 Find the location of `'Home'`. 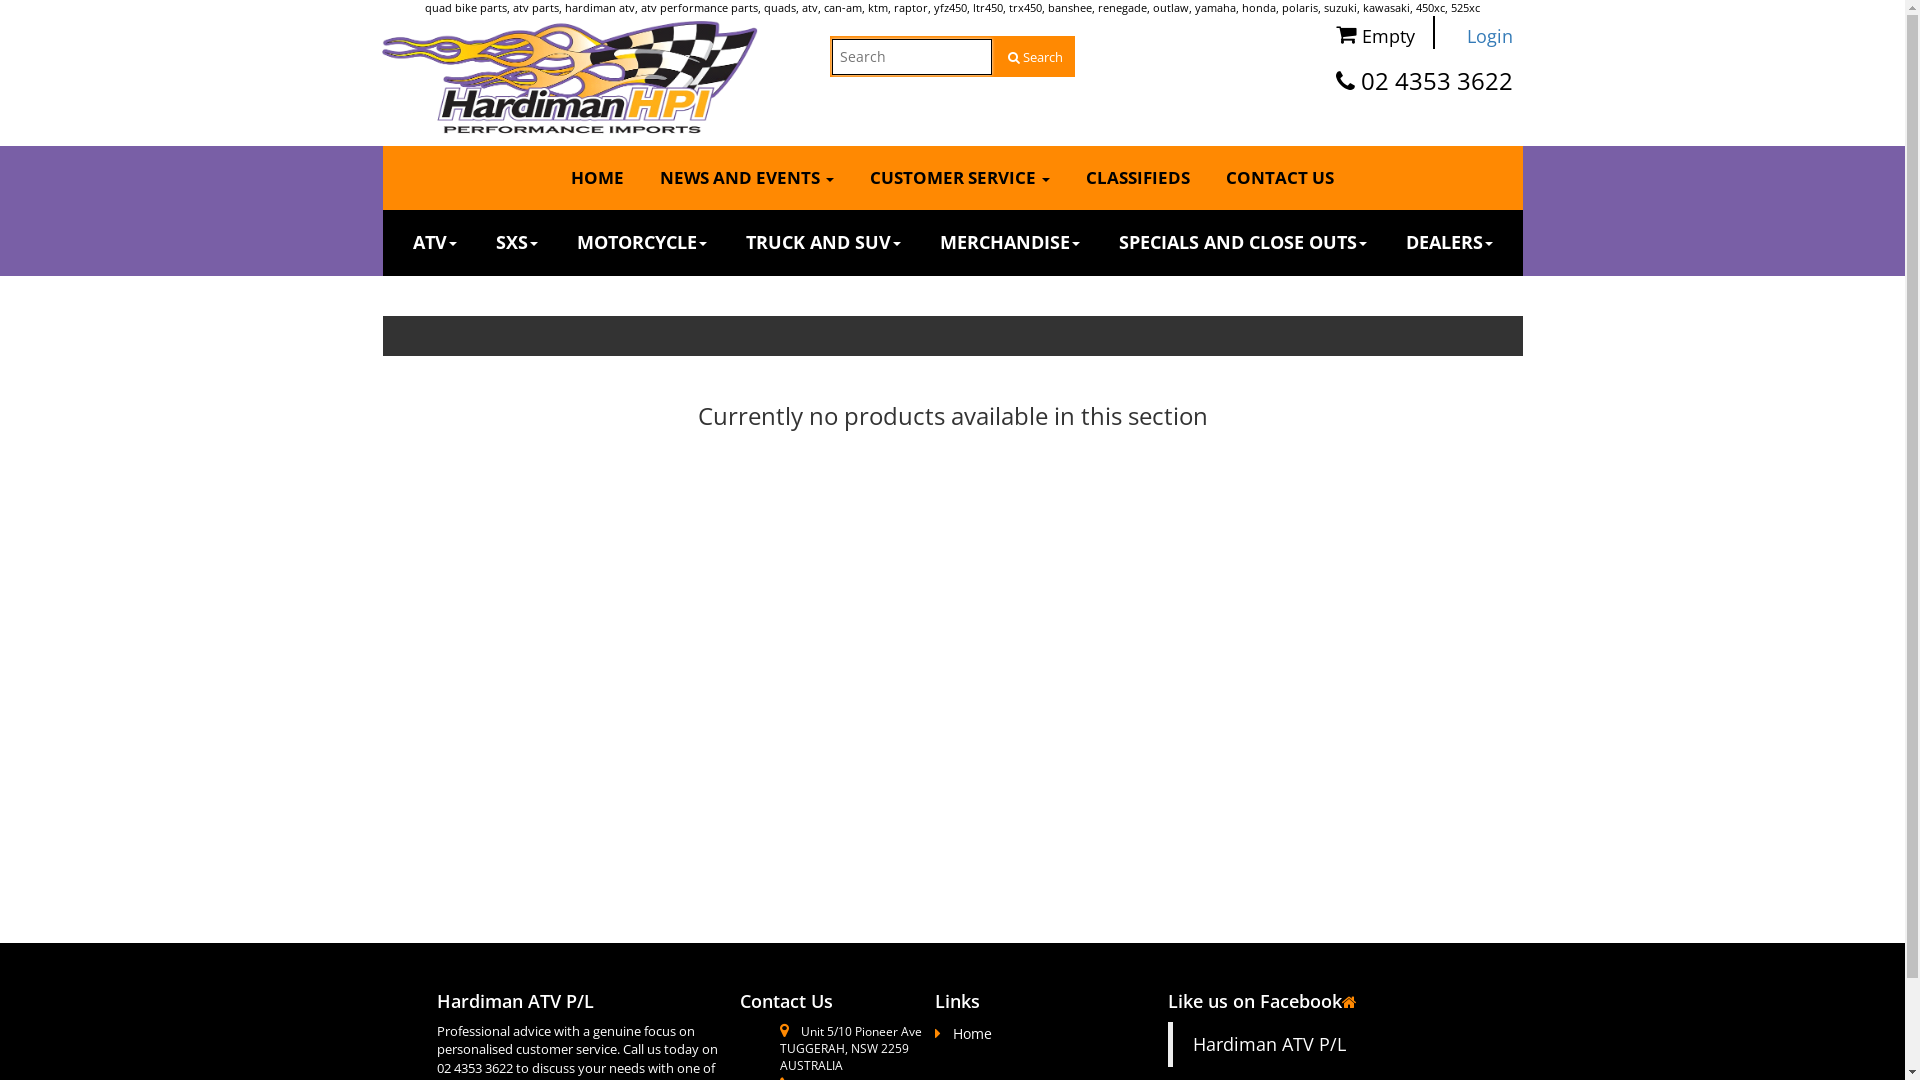

'Home' is located at coordinates (963, 1033).